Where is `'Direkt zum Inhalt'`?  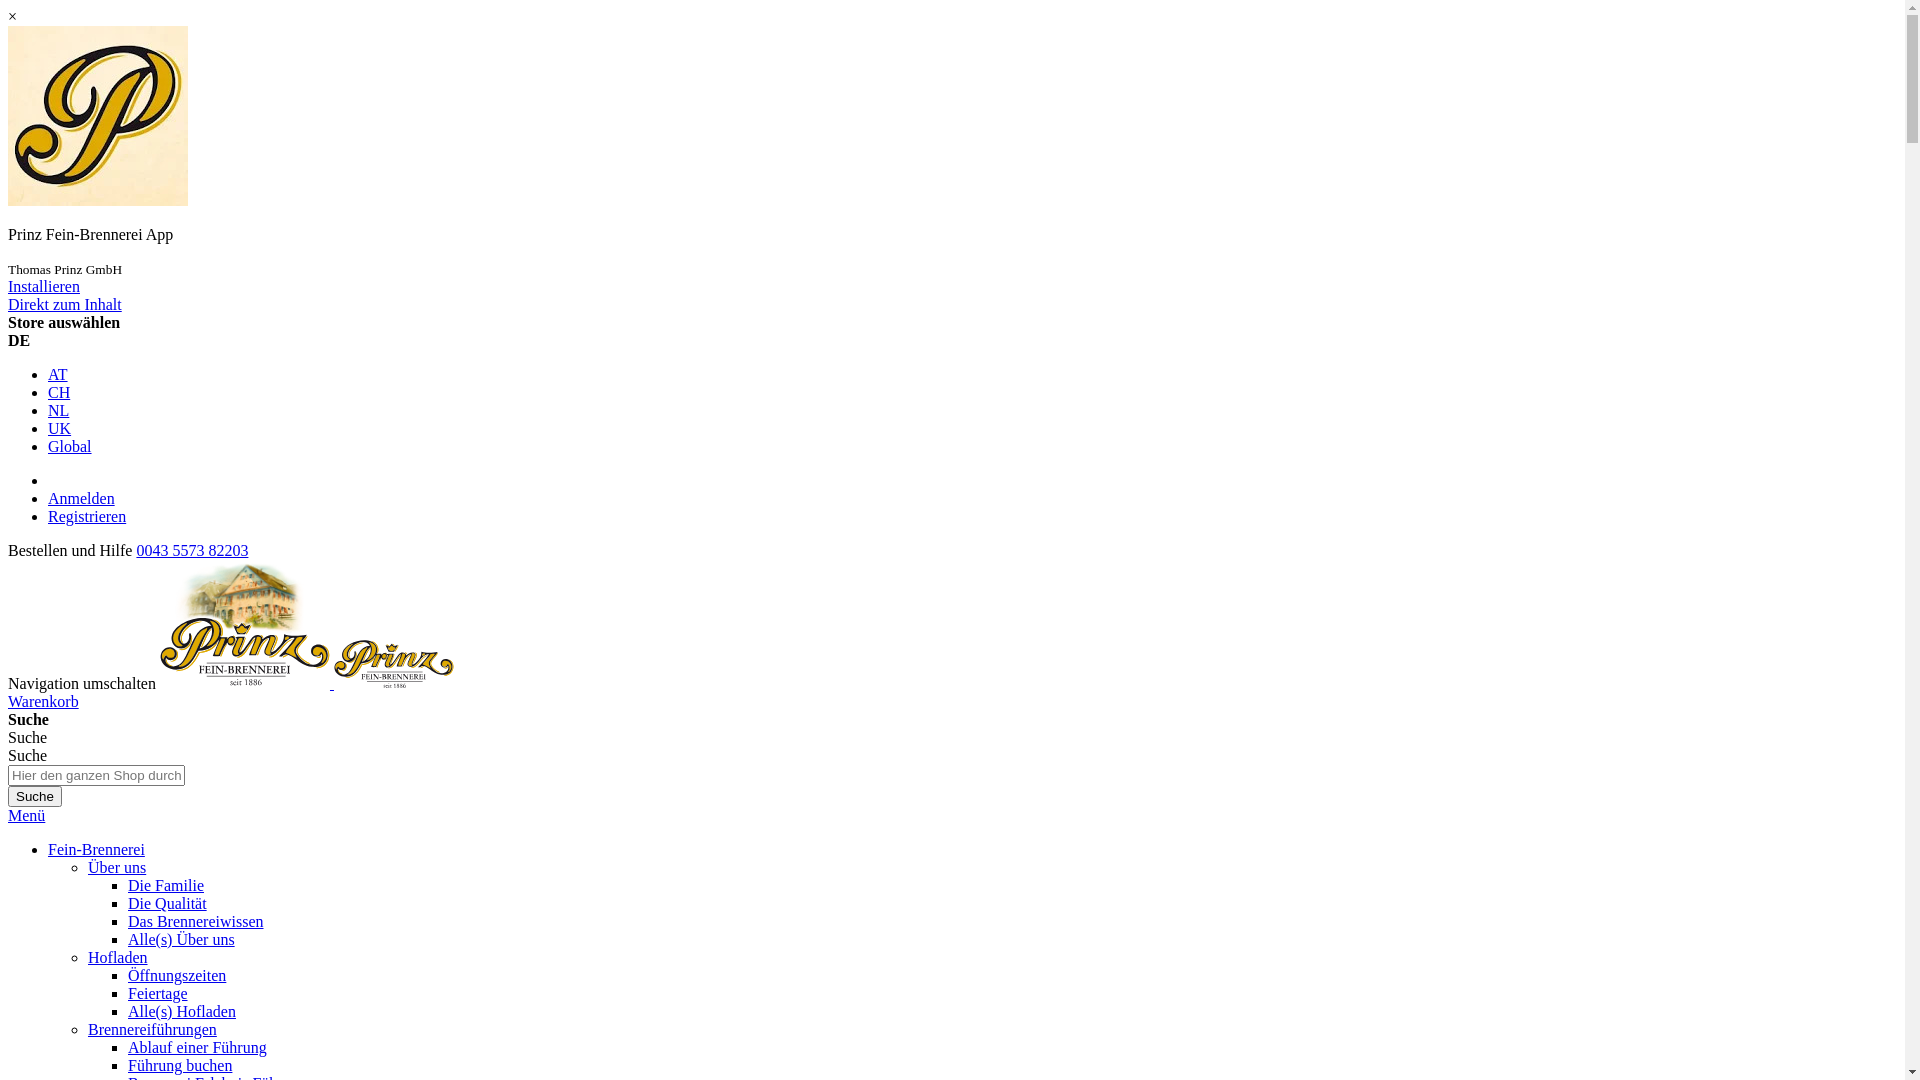
'Direkt zum Inhalt' is located at coordinates (65, 304).